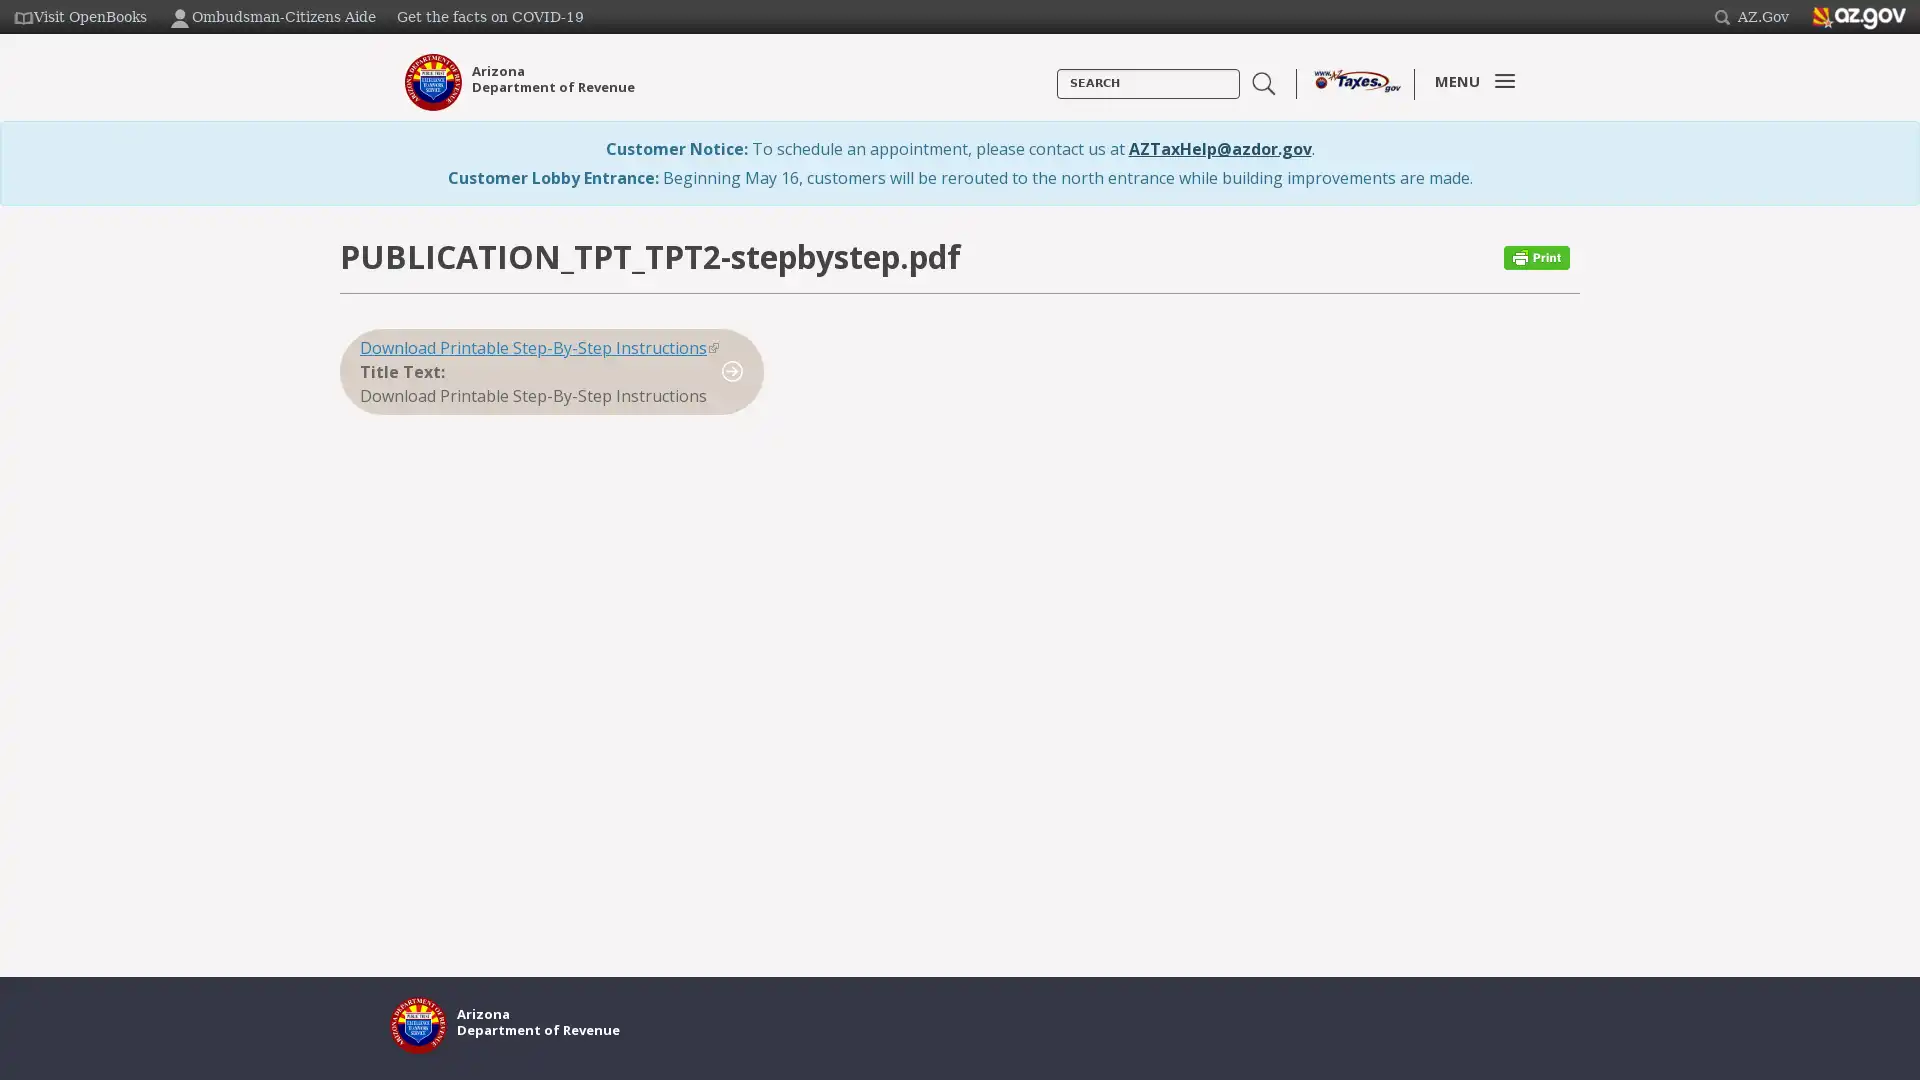 Image resolution: width=1920 pixels, height=1080 pixels. What do you see at coordinates (1056, 99) in the screenshot?
I see `Search` at bounding box center [1056, 99].